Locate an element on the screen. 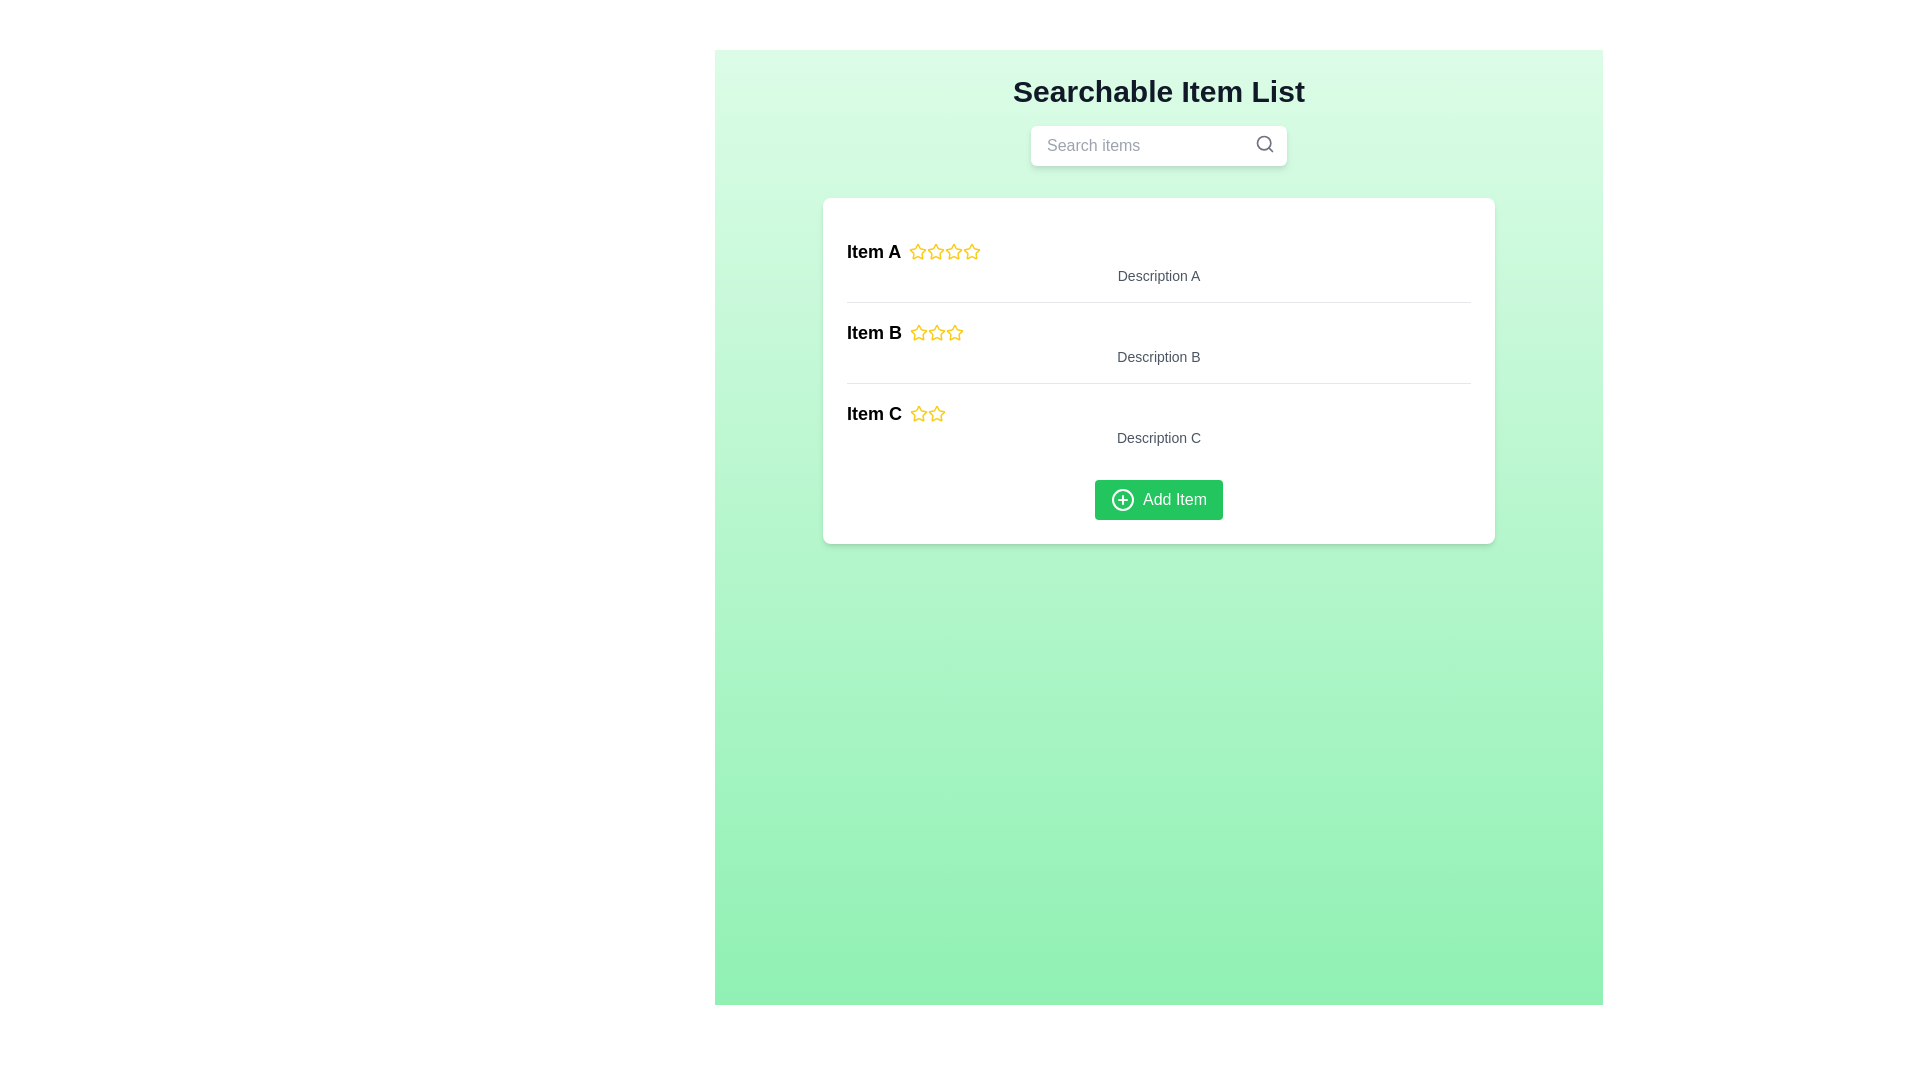 The height and width of the screenshot is (1080, 1920). the third yellow star icon in the rating section for 'Item A' is located at coordinates (953, 250).